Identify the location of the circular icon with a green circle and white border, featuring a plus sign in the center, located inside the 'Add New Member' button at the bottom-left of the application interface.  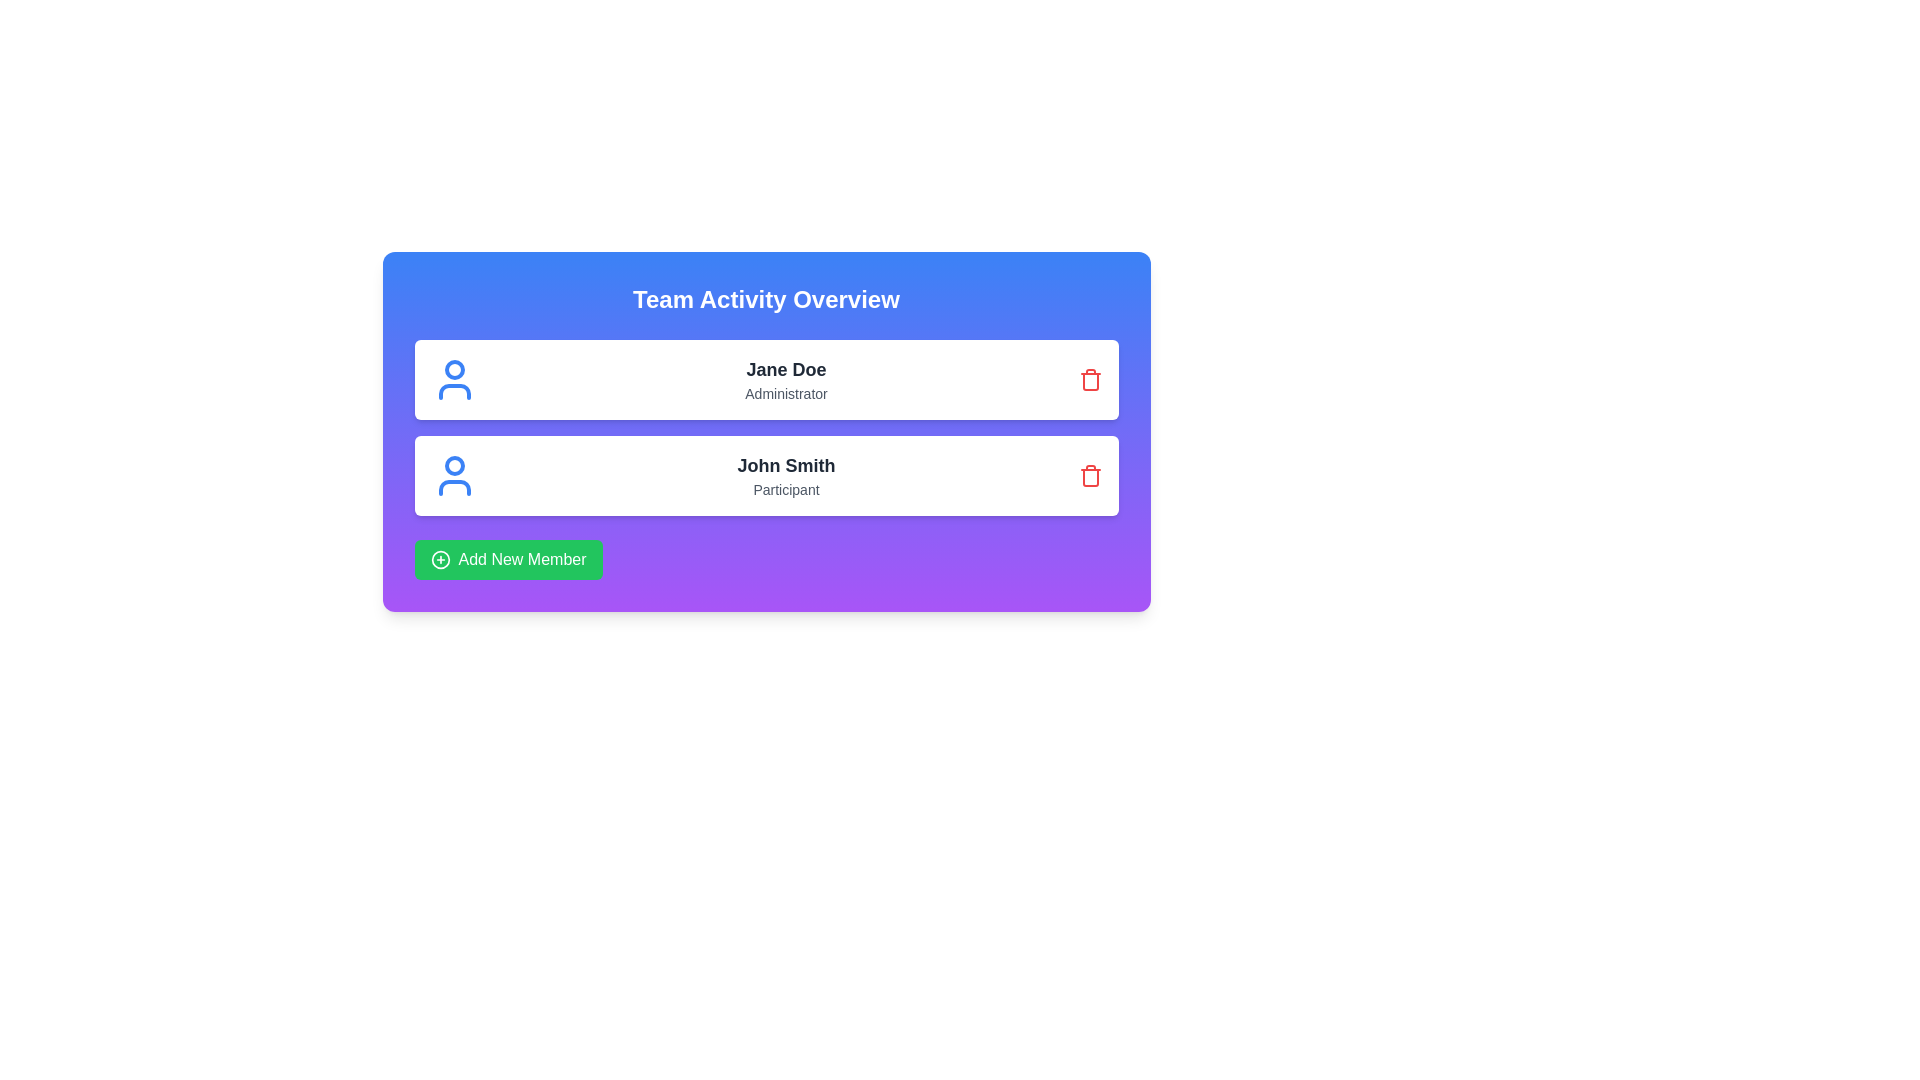
(439, 559).